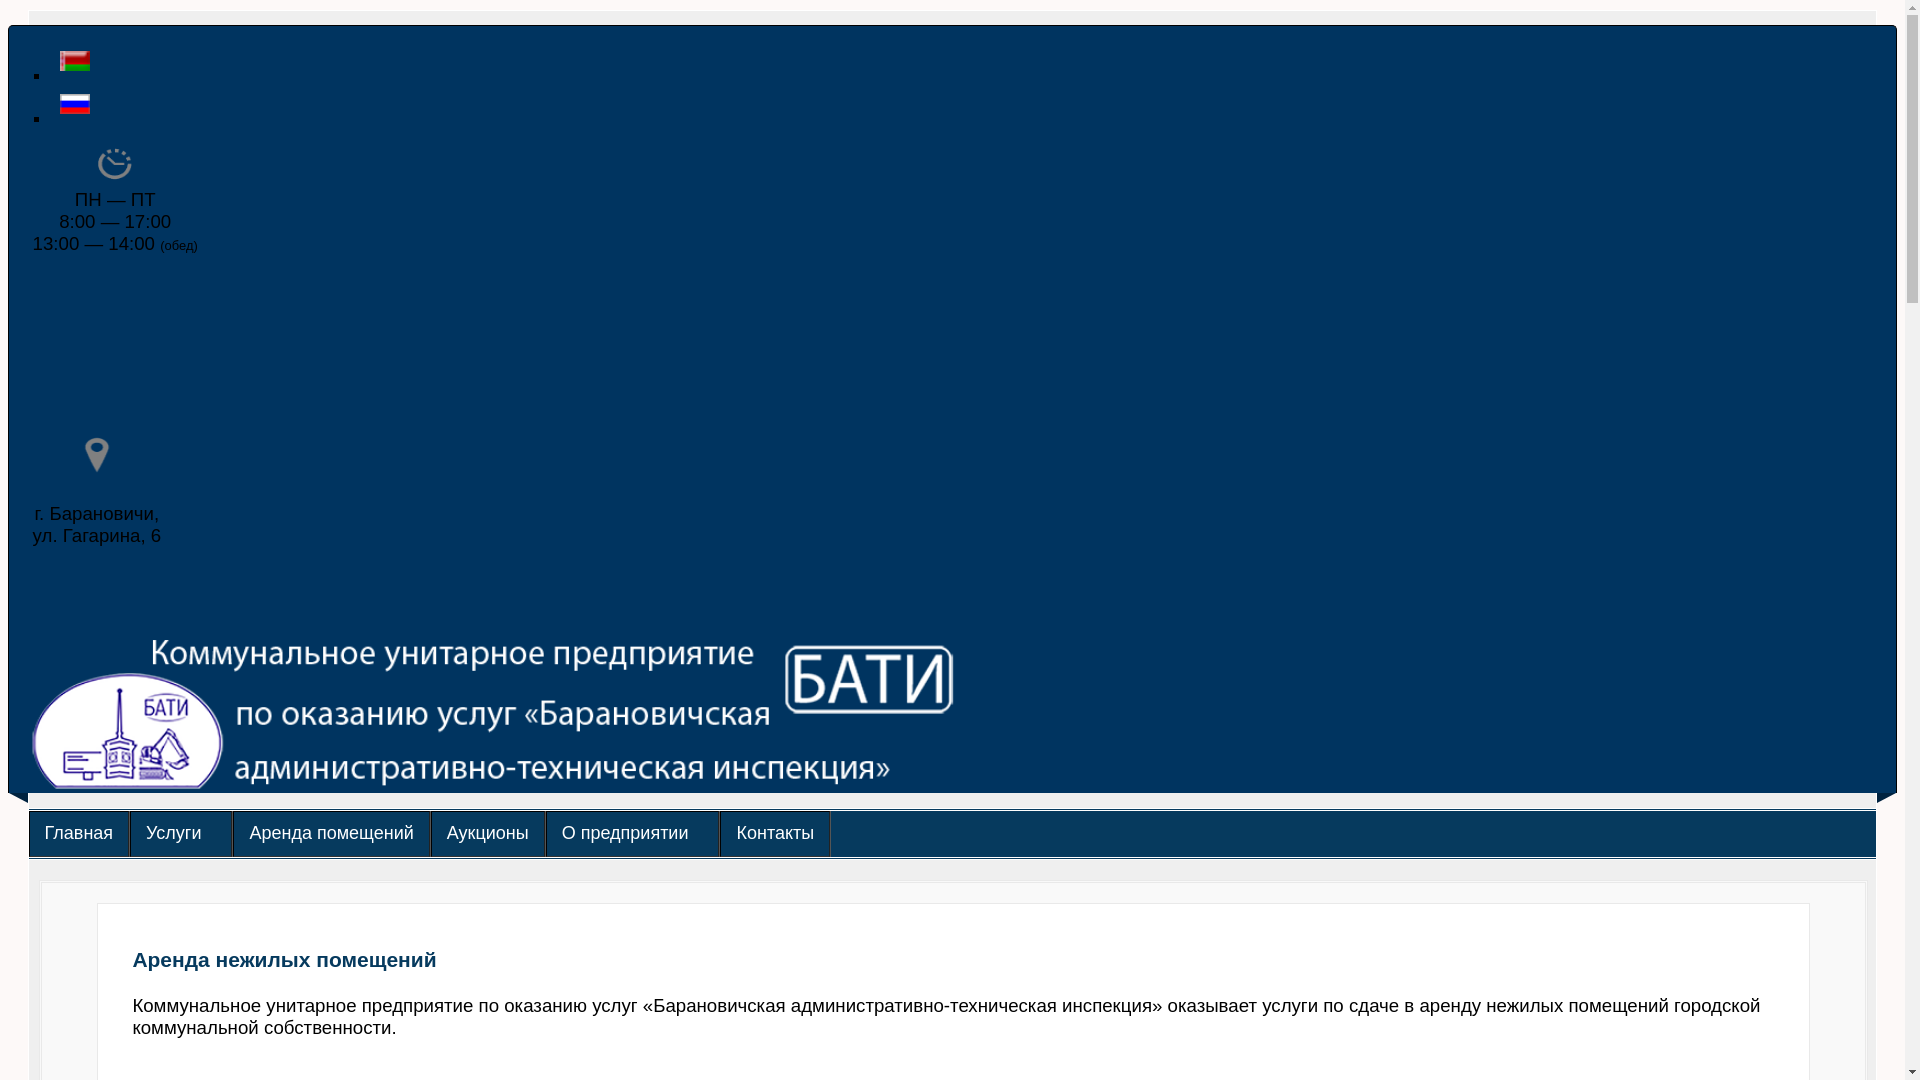  Describe the element at coordinates (75, 104) in the screenshot. I see `'Russian (Russia)'` at that location.